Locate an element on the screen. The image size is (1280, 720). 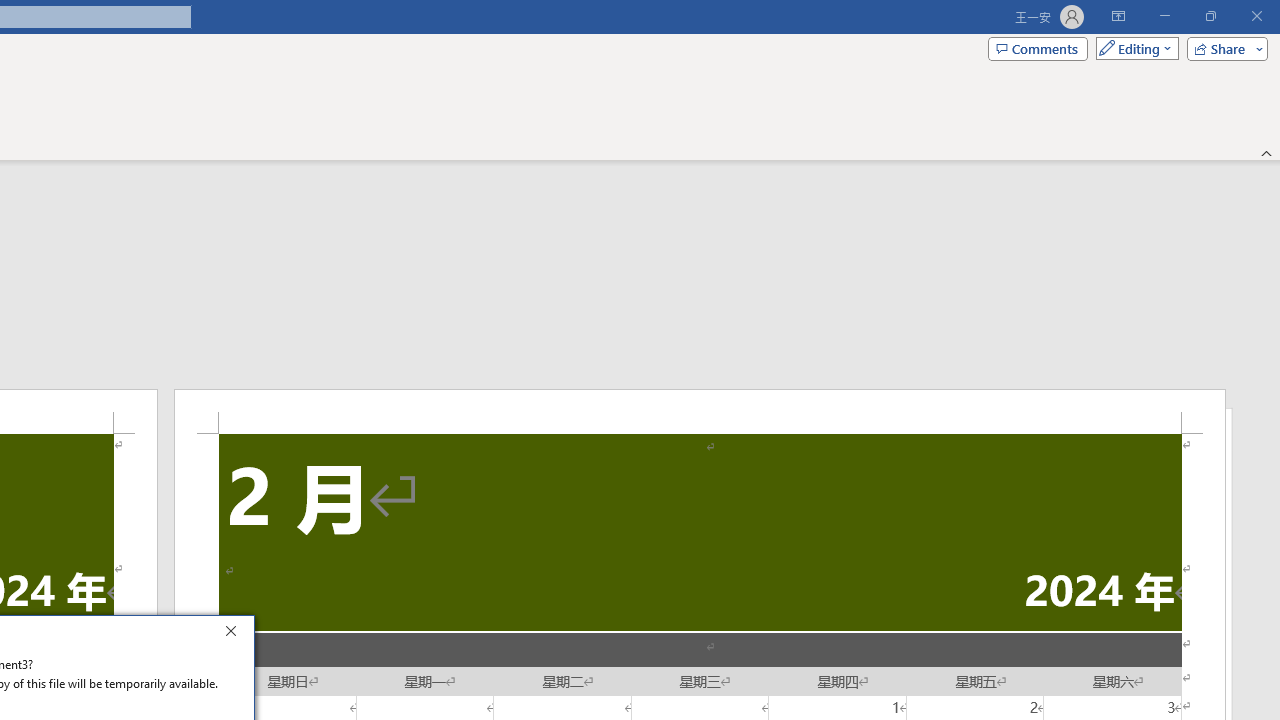
'Header -Section 2-' is located at coordinates (700, 410).